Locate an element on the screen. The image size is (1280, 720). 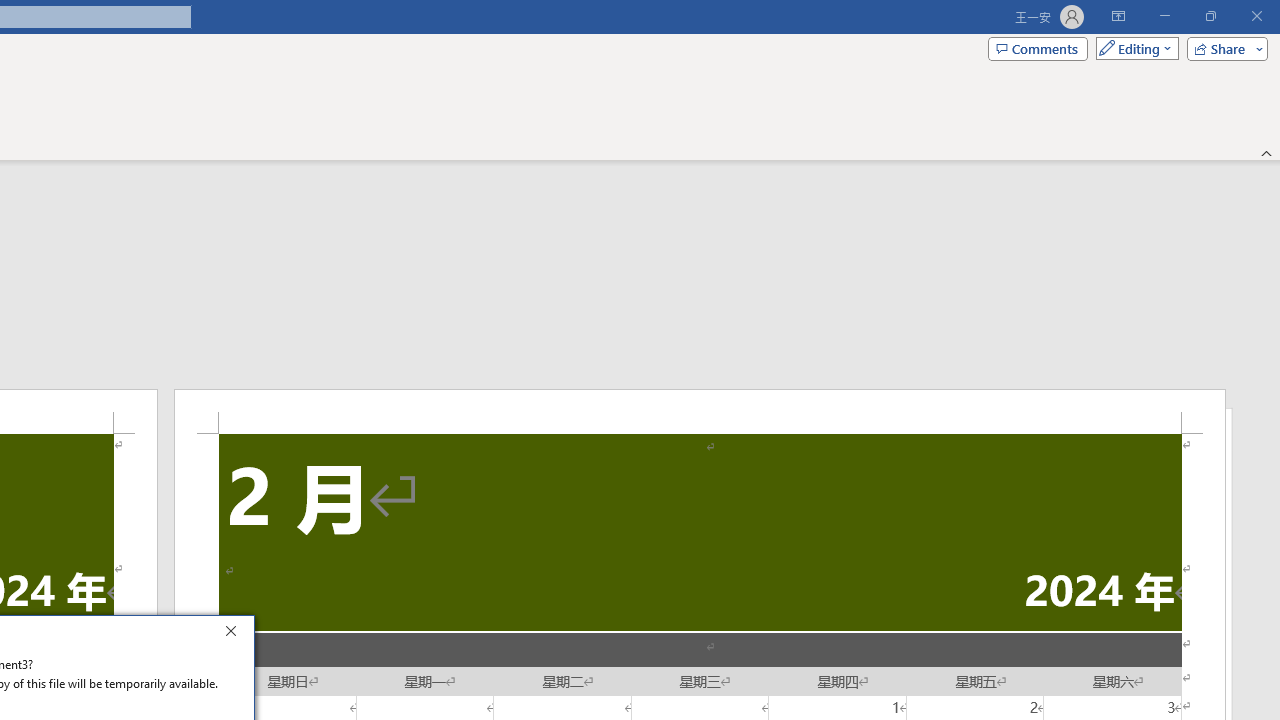
'Header -Section 2-' is located at coordinates (700, 410).